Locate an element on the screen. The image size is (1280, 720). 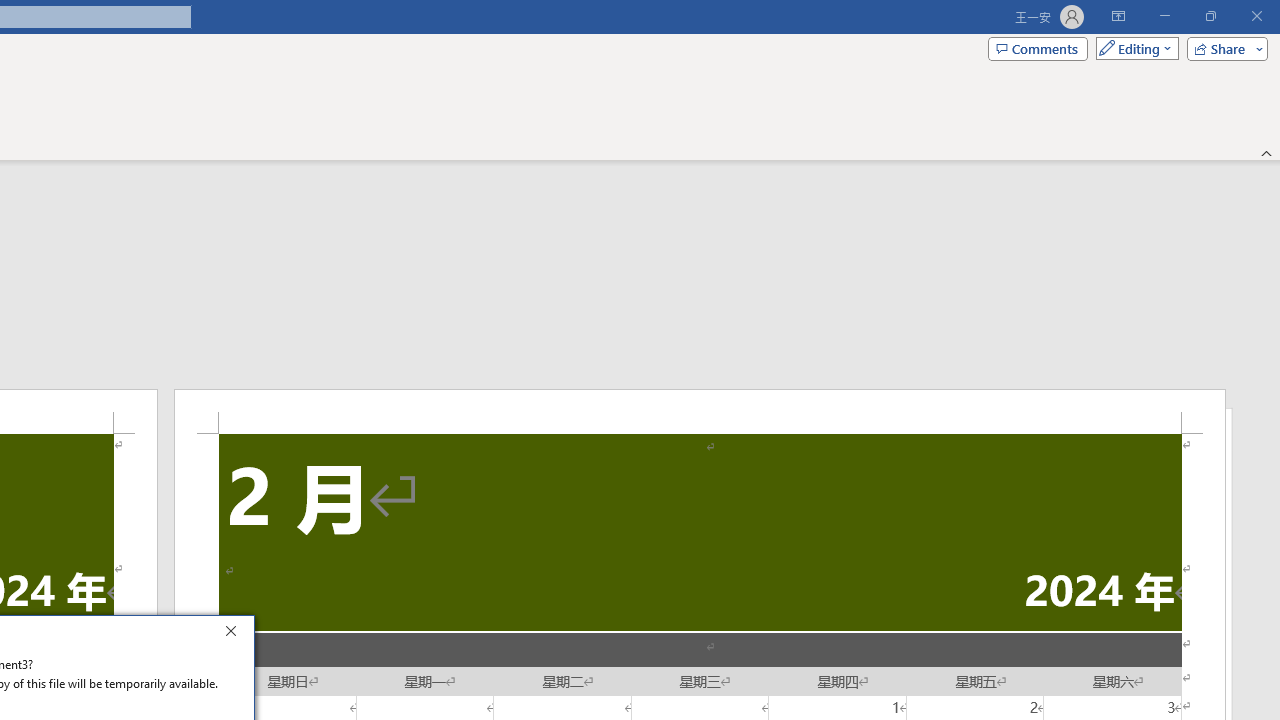
'Header -Section 2-' is located at coordinates (700, 410).